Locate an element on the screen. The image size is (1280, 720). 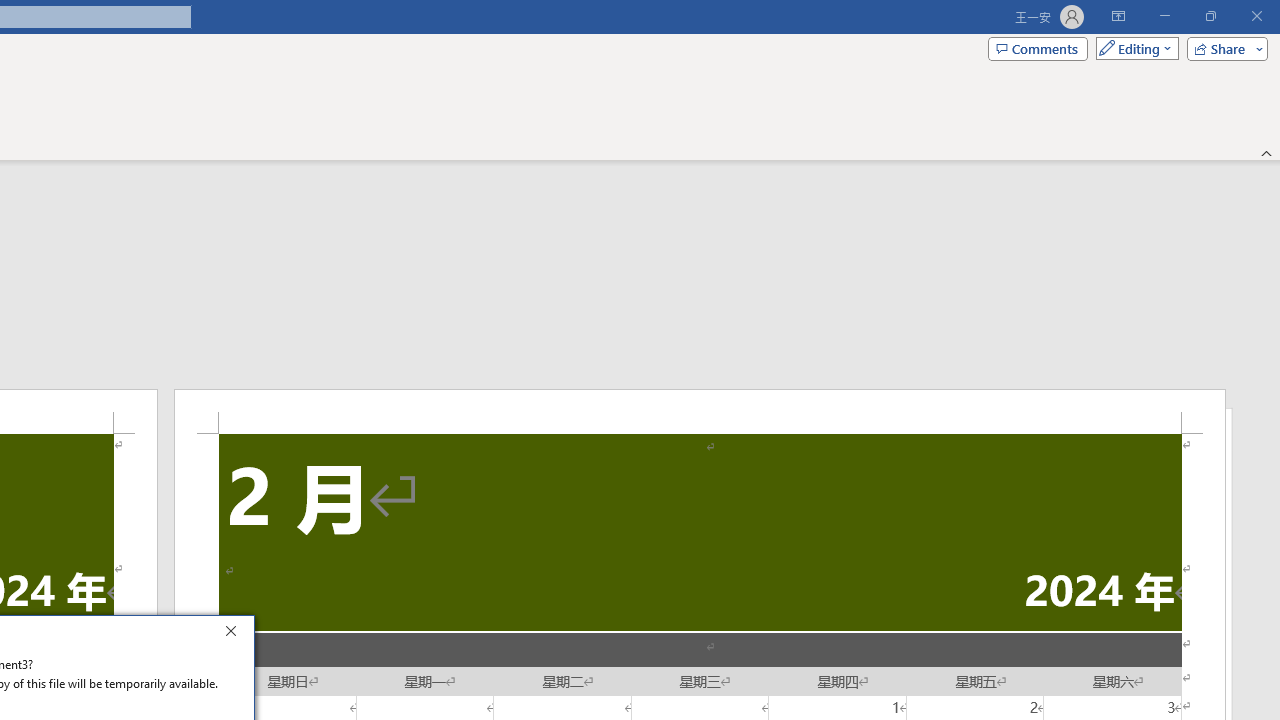
'Header -Section 2-' is located at coordinates (700, 410).